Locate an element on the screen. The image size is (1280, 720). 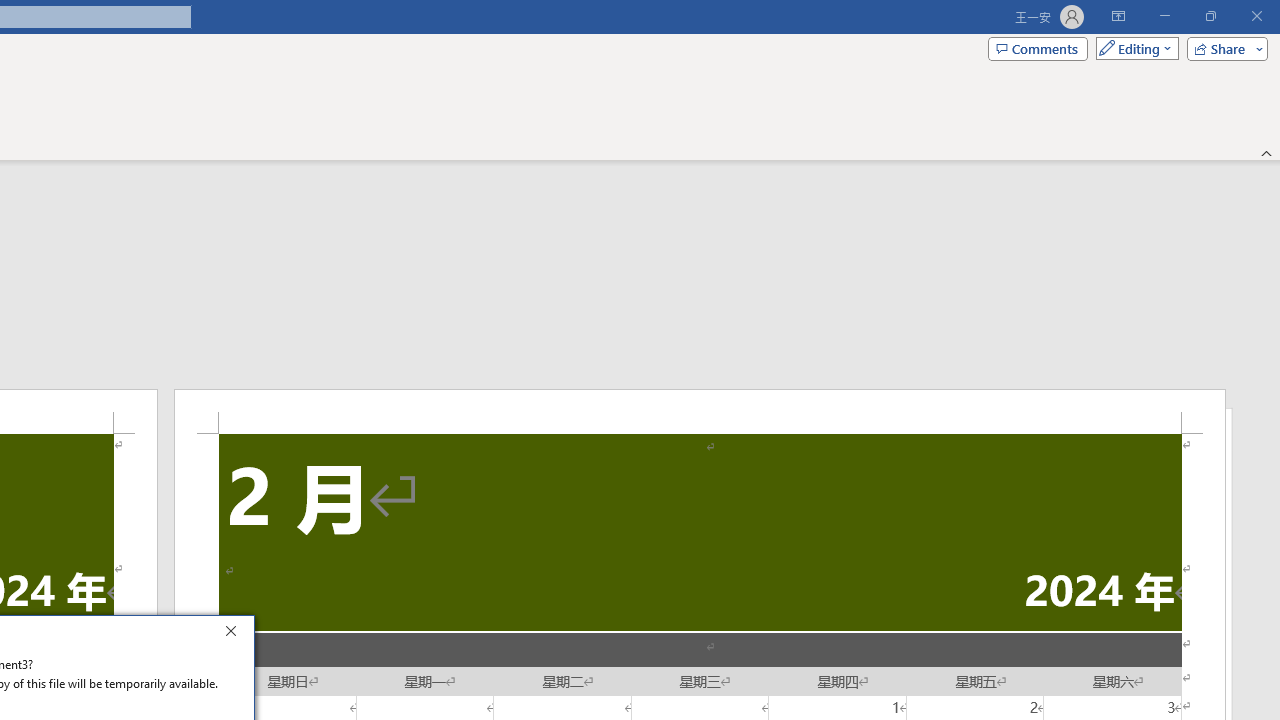
'Header -Section 2-' is located at coordinates (700, 410).